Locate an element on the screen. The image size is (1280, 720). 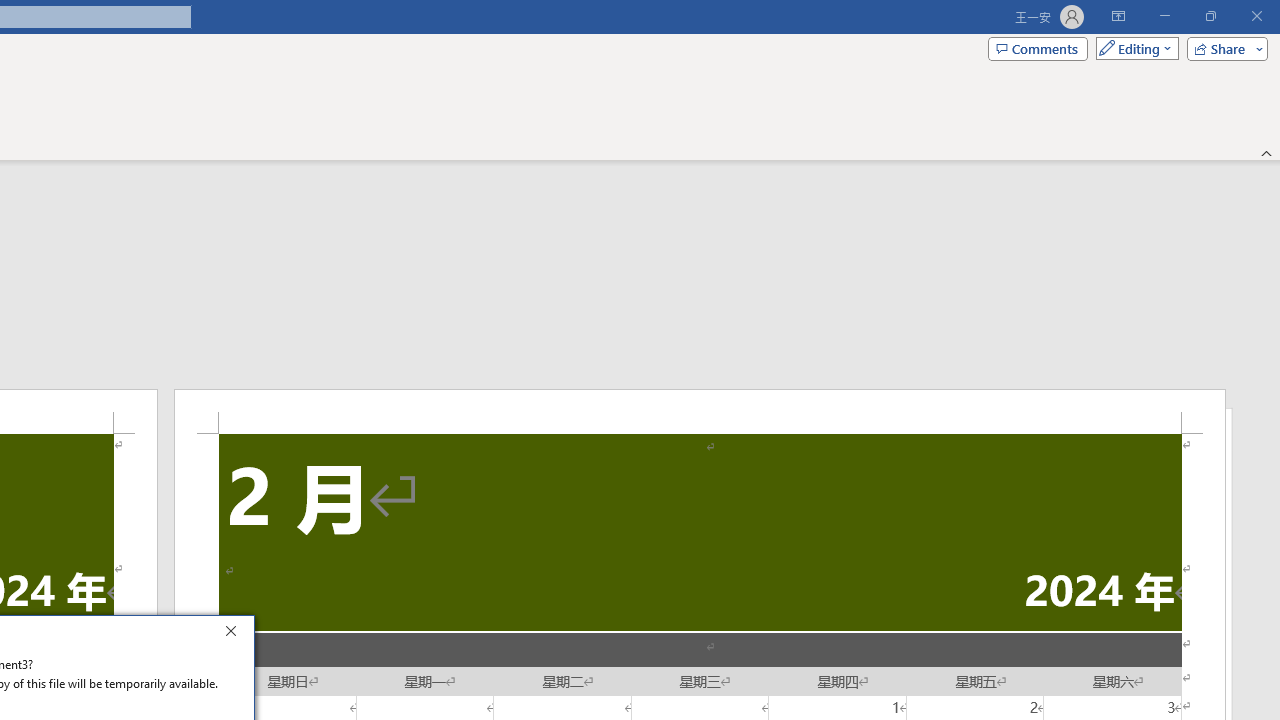
'Header -Section 2-' is located at coordinates (700, 410).